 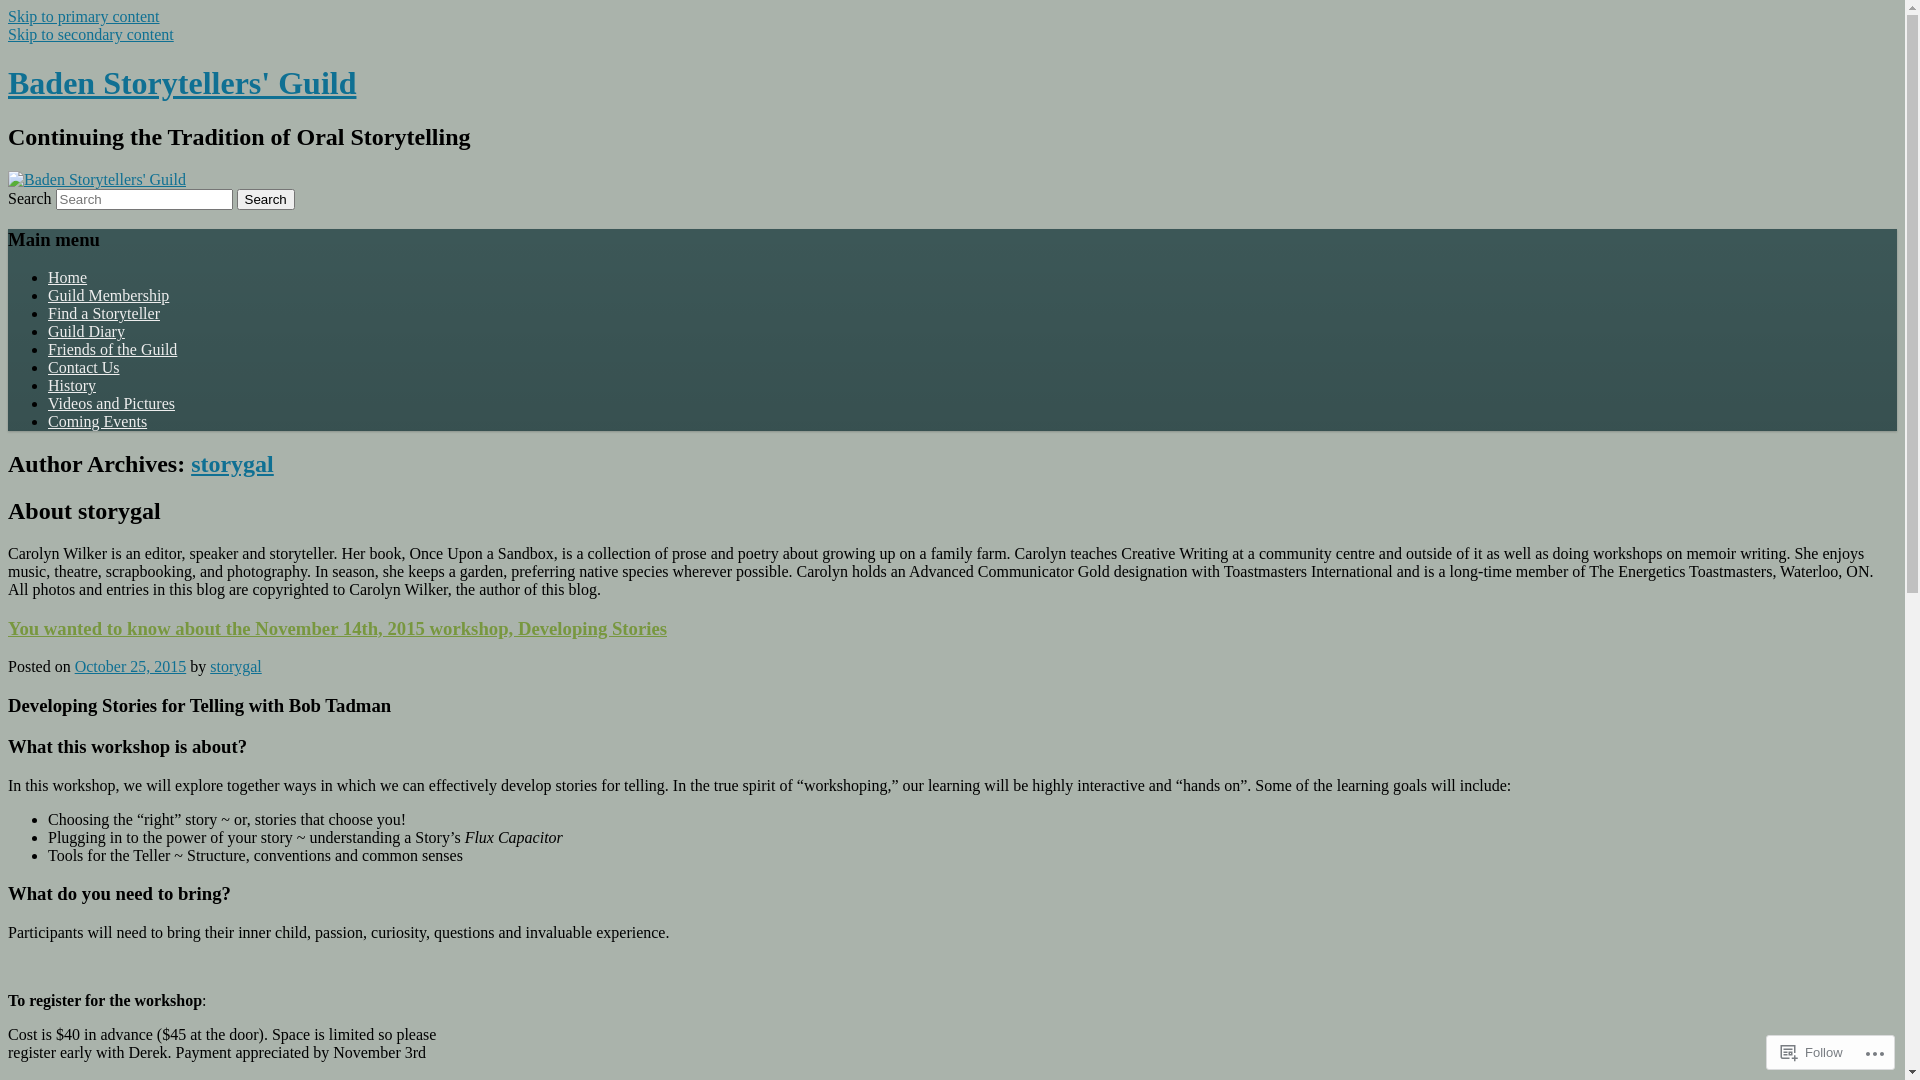 I want to click on 'Skip to primary content', so click(x=8, y=16).